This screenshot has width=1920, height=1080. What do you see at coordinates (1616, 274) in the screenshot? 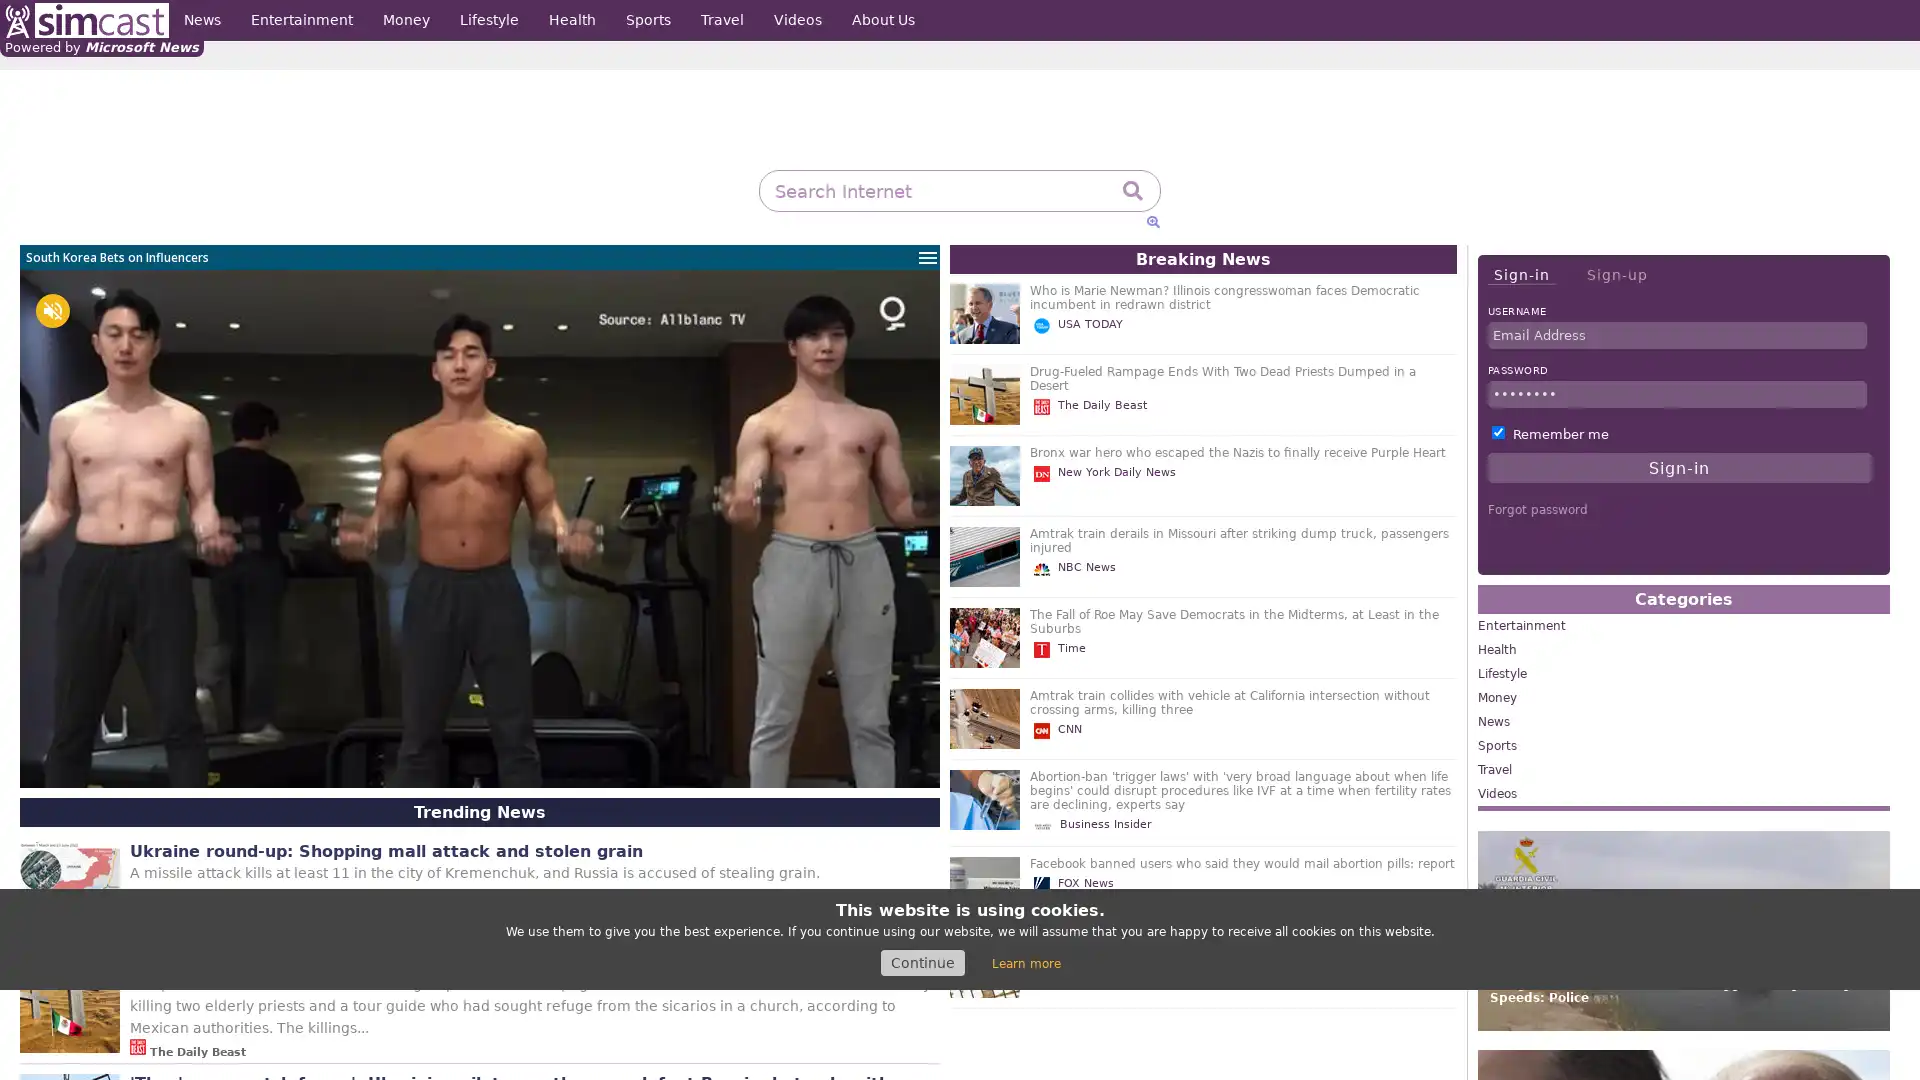
I see `Sign-up` at bounding box center [1616, 274].